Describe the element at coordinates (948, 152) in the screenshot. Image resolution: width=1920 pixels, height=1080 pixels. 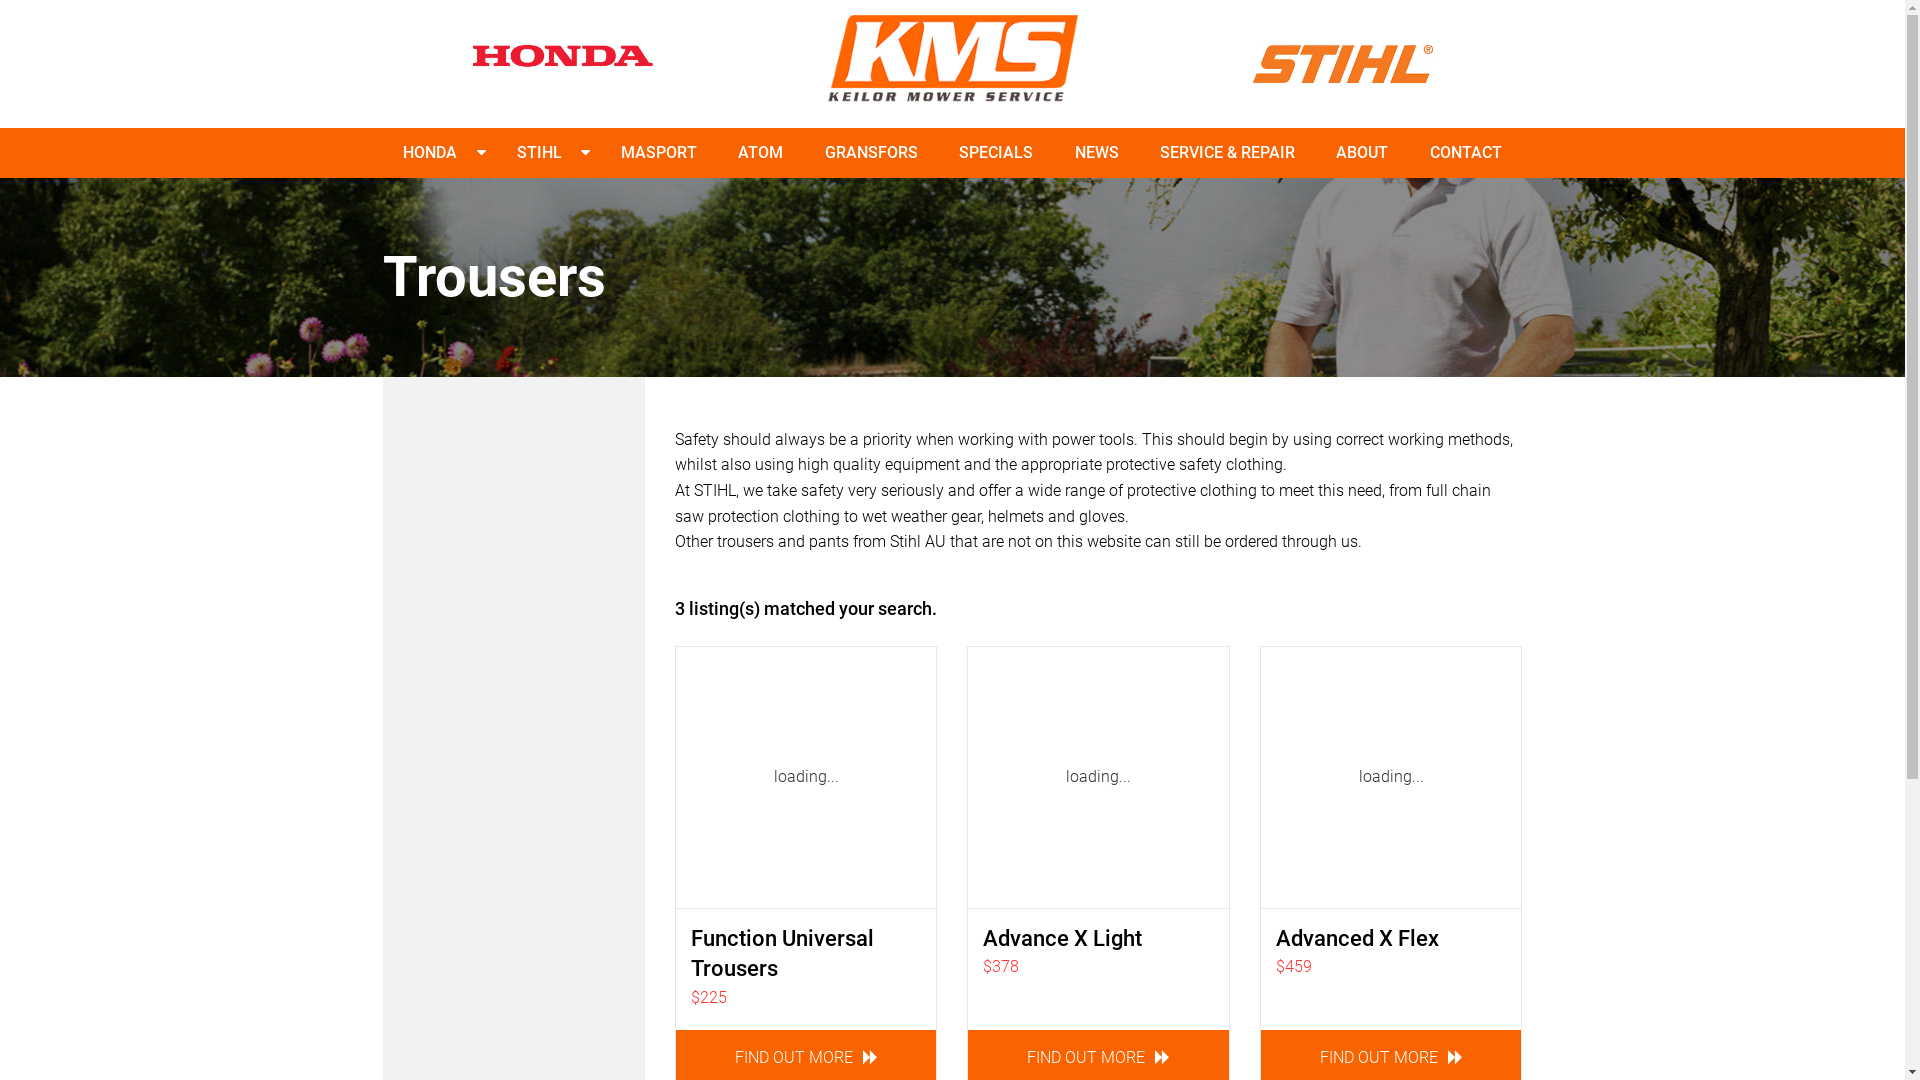
I see `'SPECIALS'` at that location.